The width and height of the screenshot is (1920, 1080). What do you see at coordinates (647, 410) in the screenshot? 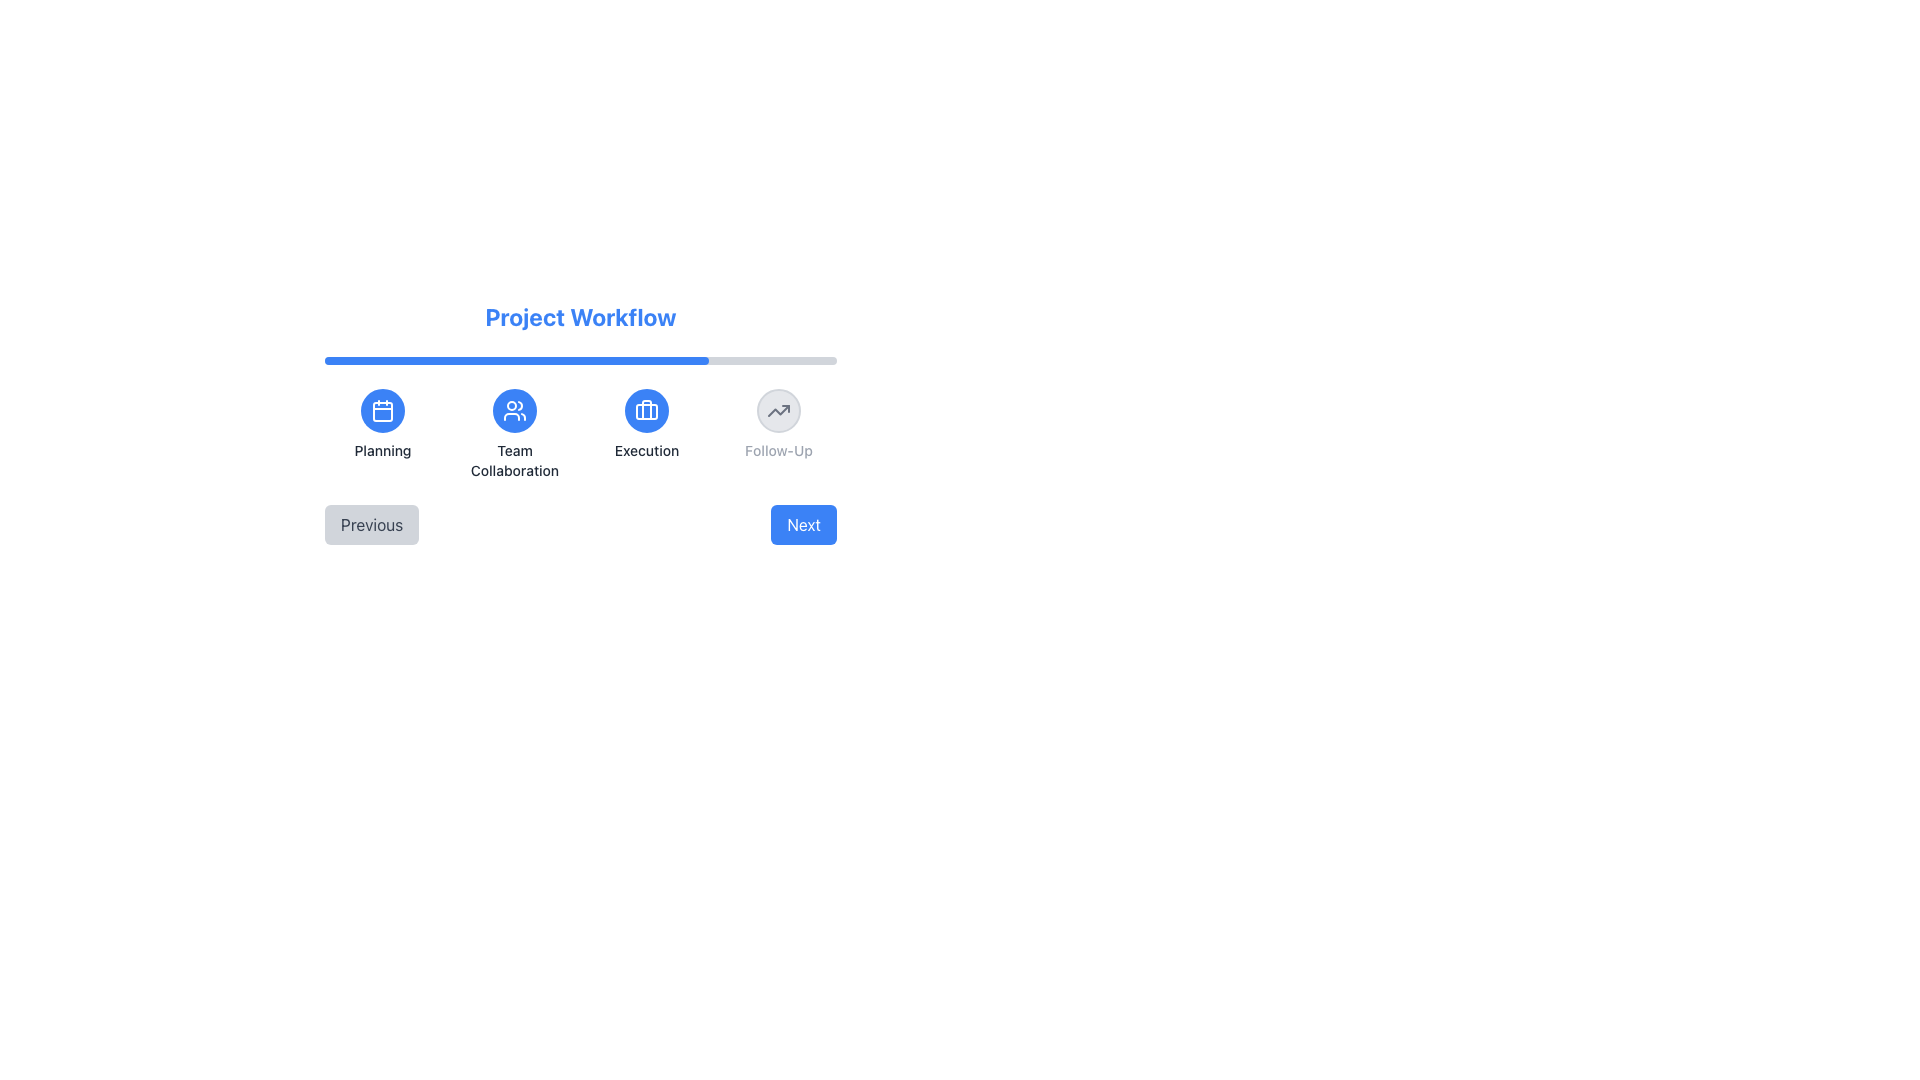
I see `the circular blue icon with a white briefcase symbol labeled 'Execution', which is the third icon in a horizontal sequence of four workflow icons` at bounding box center [647, 410].